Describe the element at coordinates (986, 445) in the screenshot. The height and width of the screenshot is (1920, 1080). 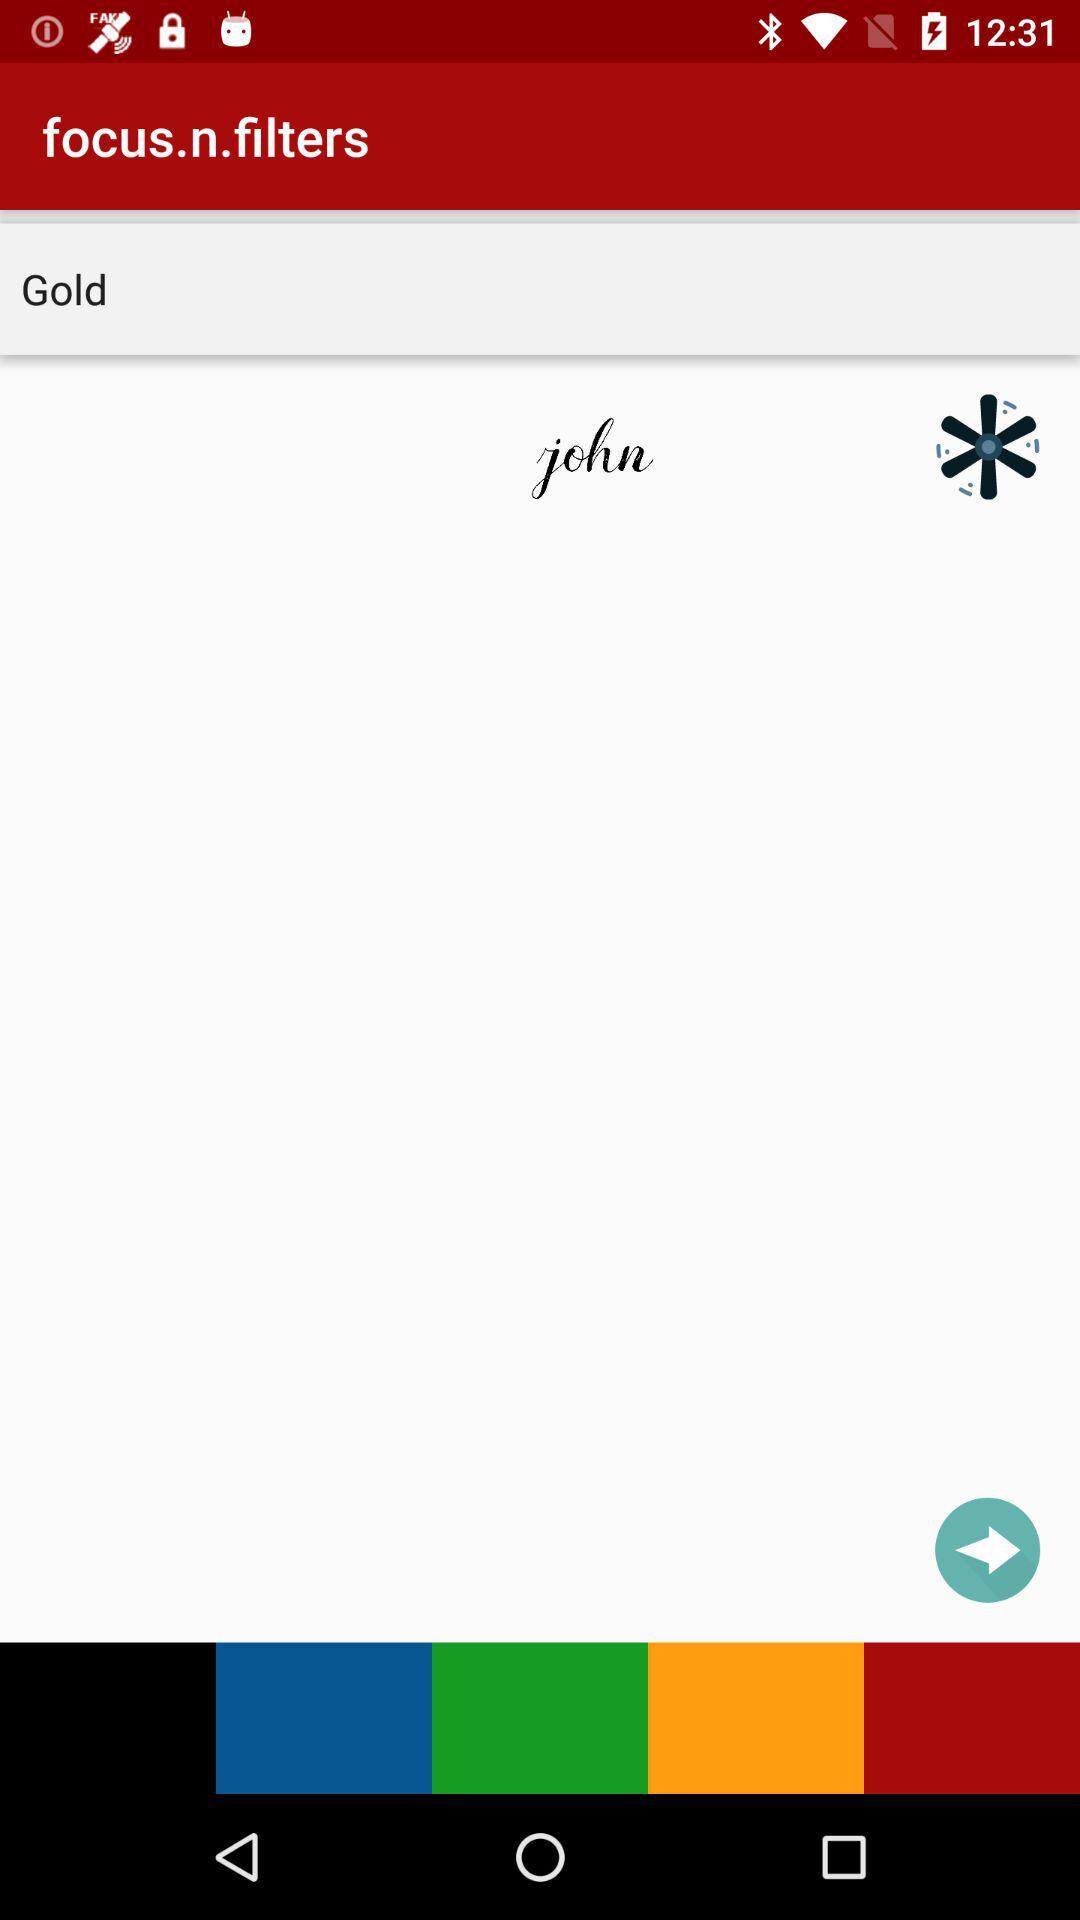
I see `the national_flag icon` at that location.